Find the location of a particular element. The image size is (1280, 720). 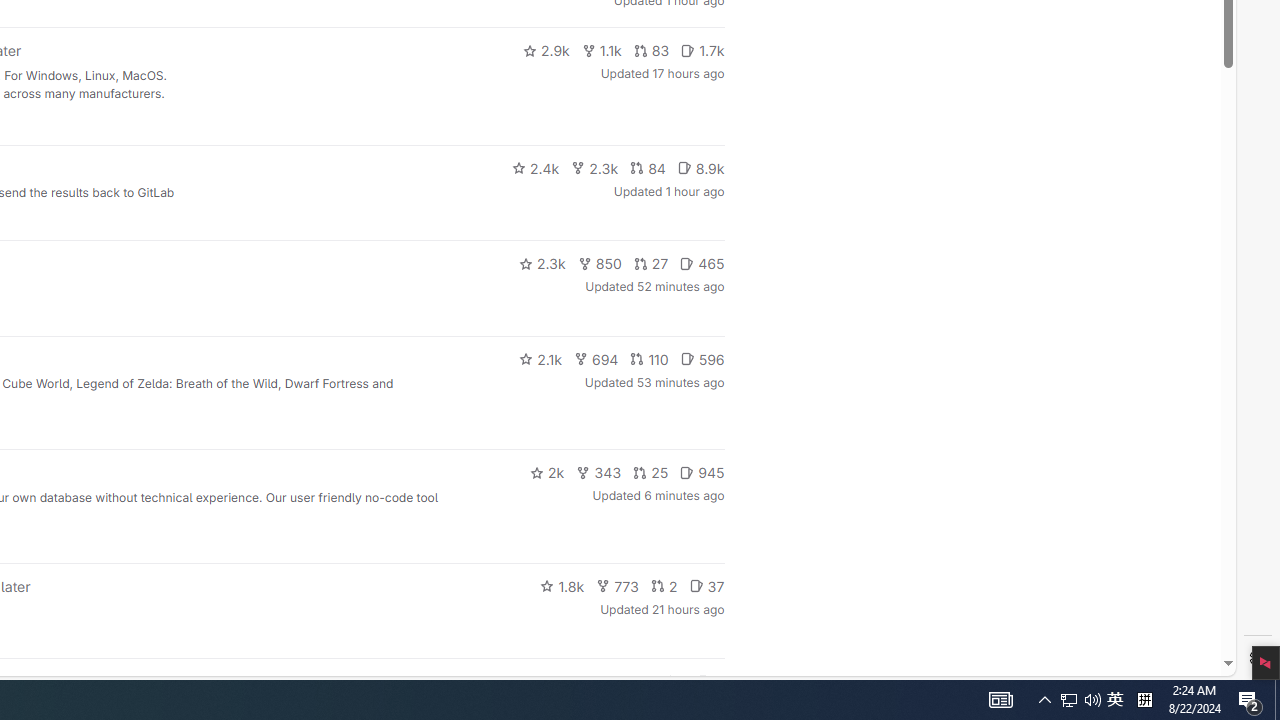

'1.8k' is located at coordinates (561, 585).